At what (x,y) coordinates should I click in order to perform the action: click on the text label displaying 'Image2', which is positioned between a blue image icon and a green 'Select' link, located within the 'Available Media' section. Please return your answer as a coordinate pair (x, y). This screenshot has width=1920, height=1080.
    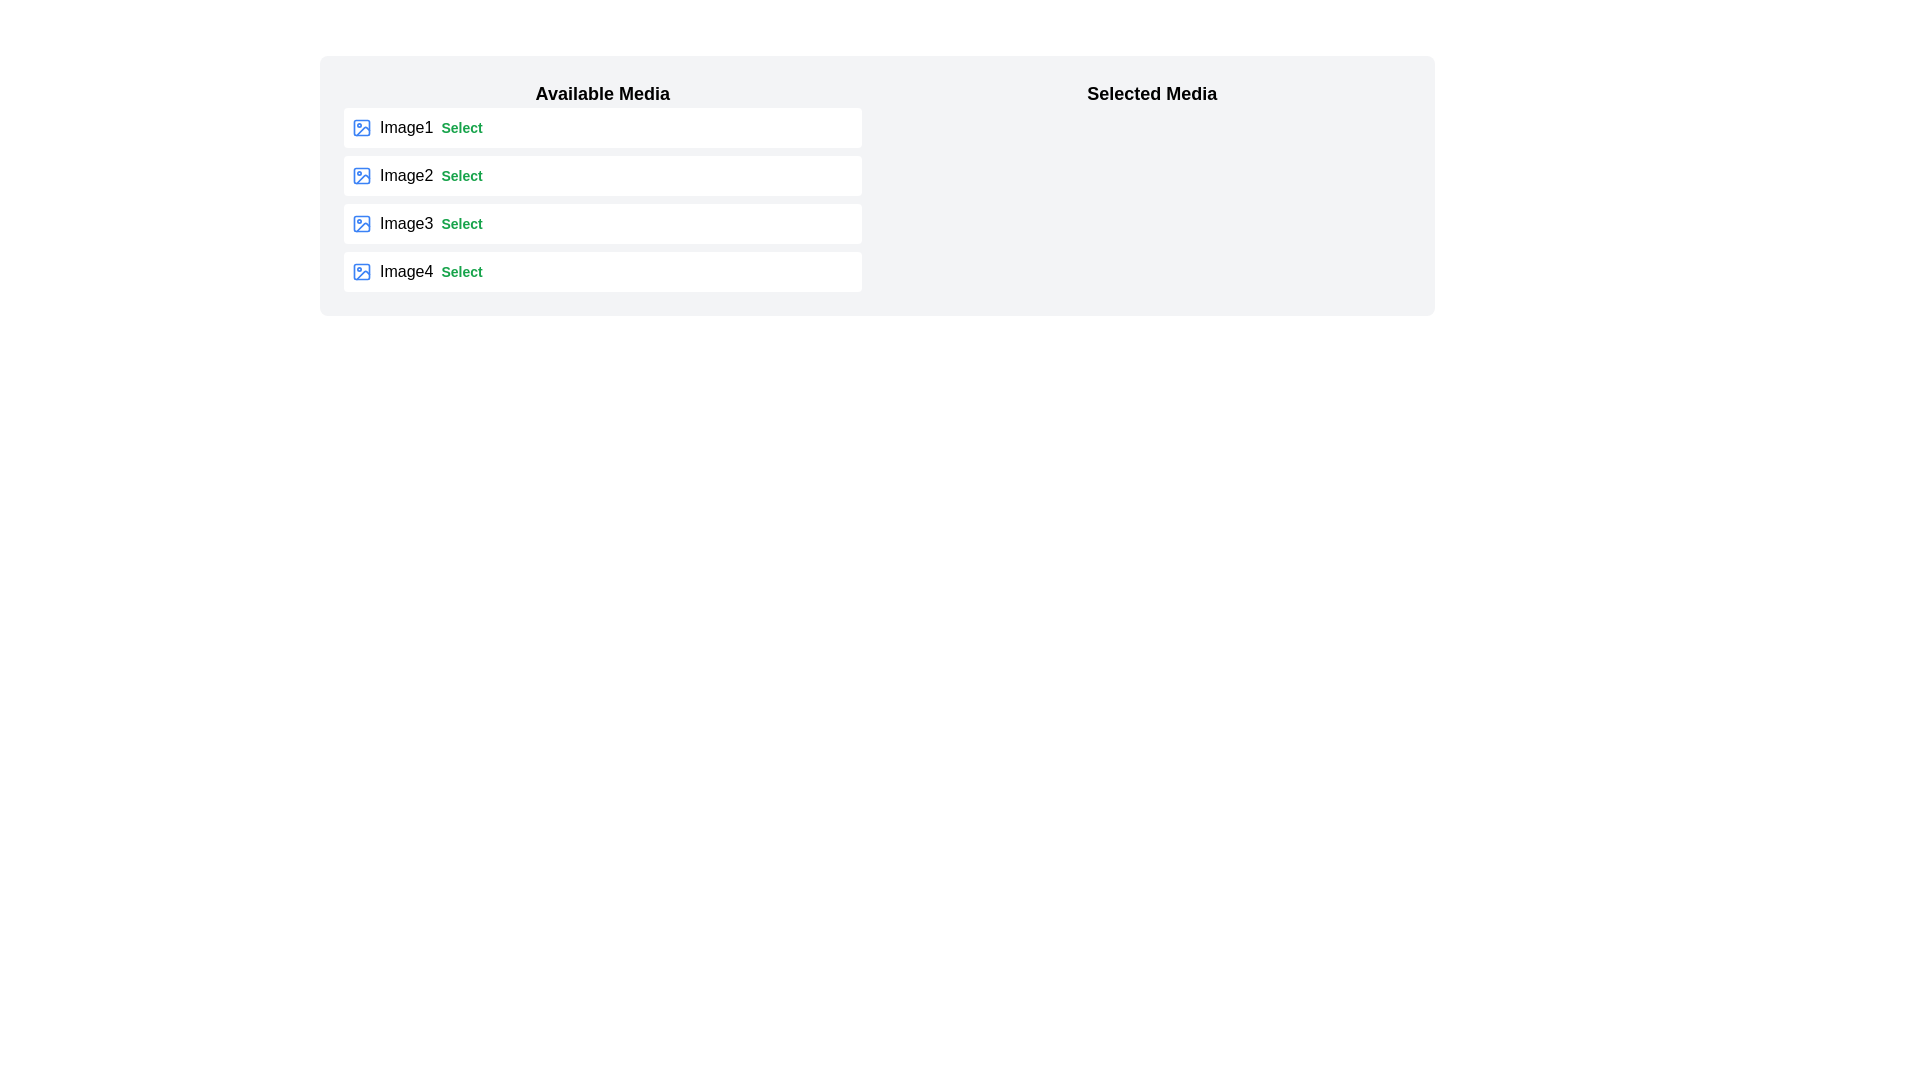
    Looking at the image, I should click on (405, 175).